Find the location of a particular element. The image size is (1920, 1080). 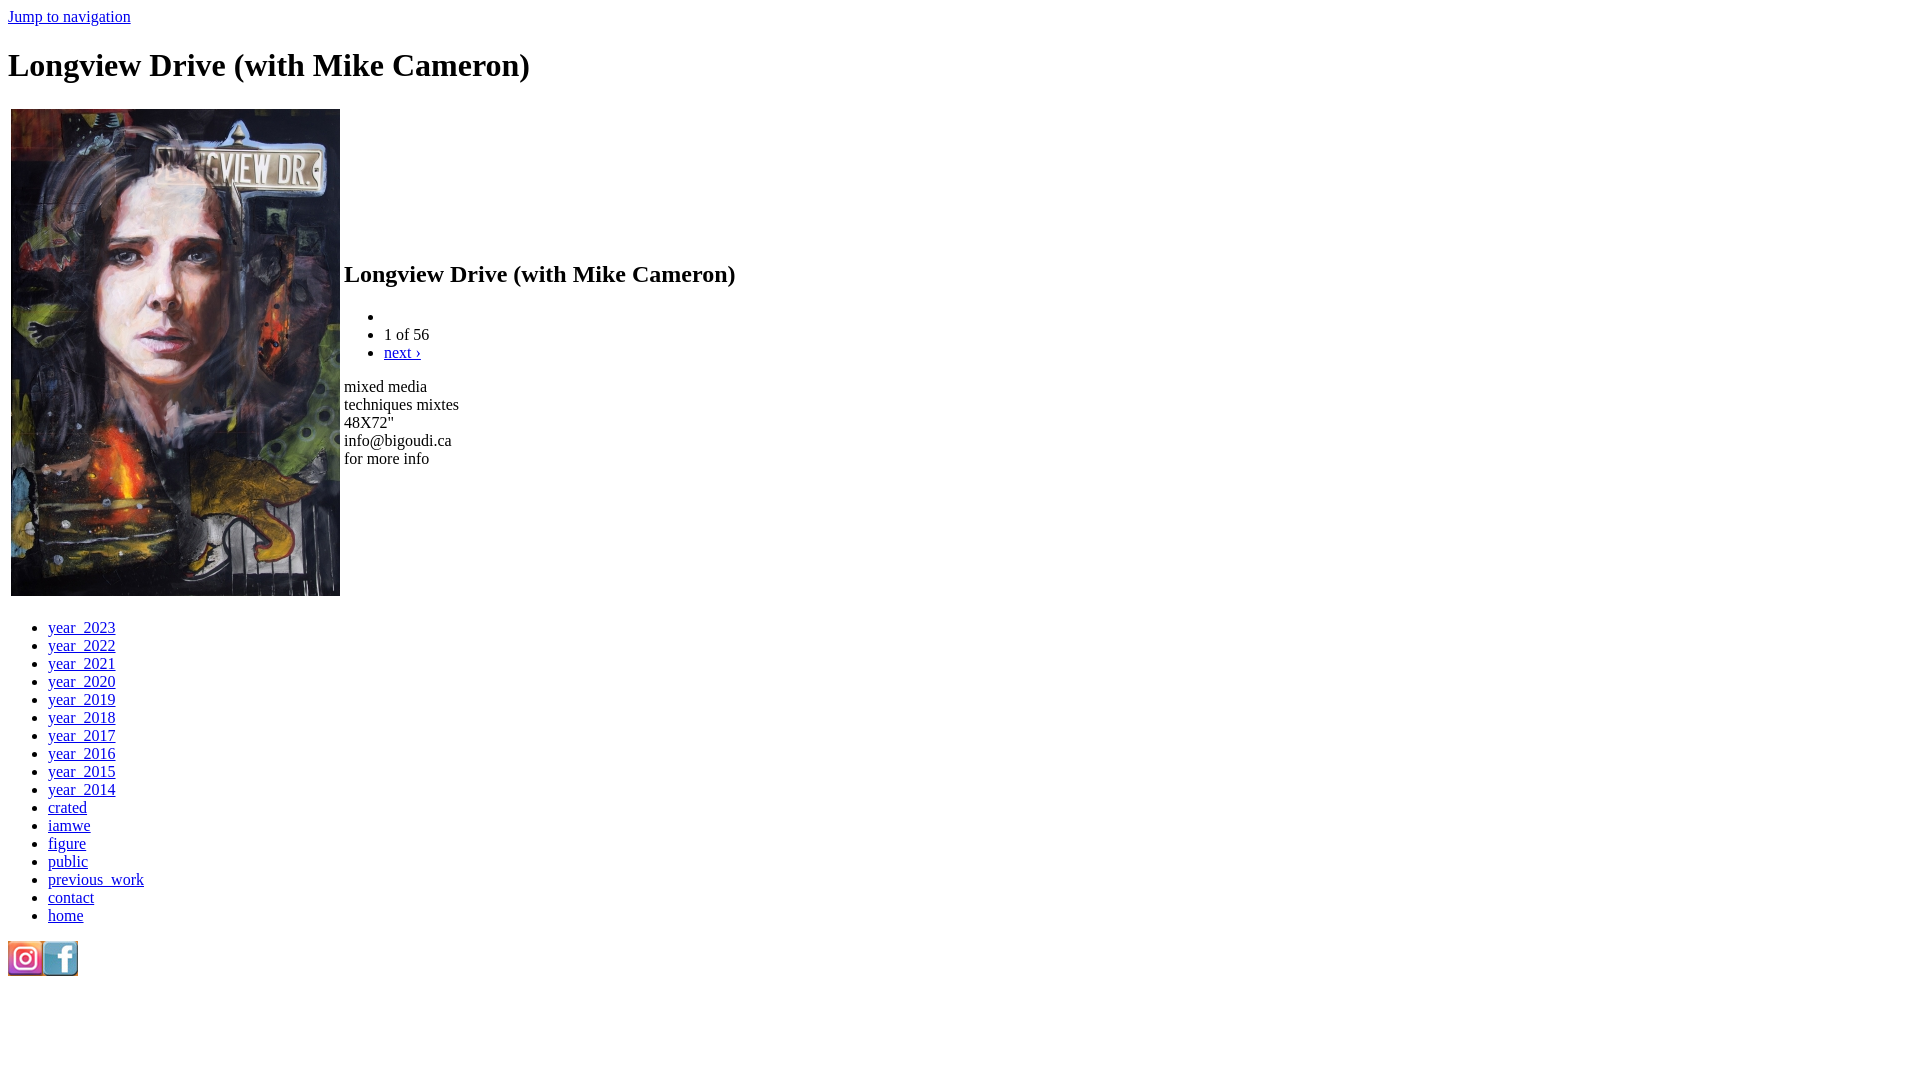

'year_2015' is located at coordinates (80, 770).